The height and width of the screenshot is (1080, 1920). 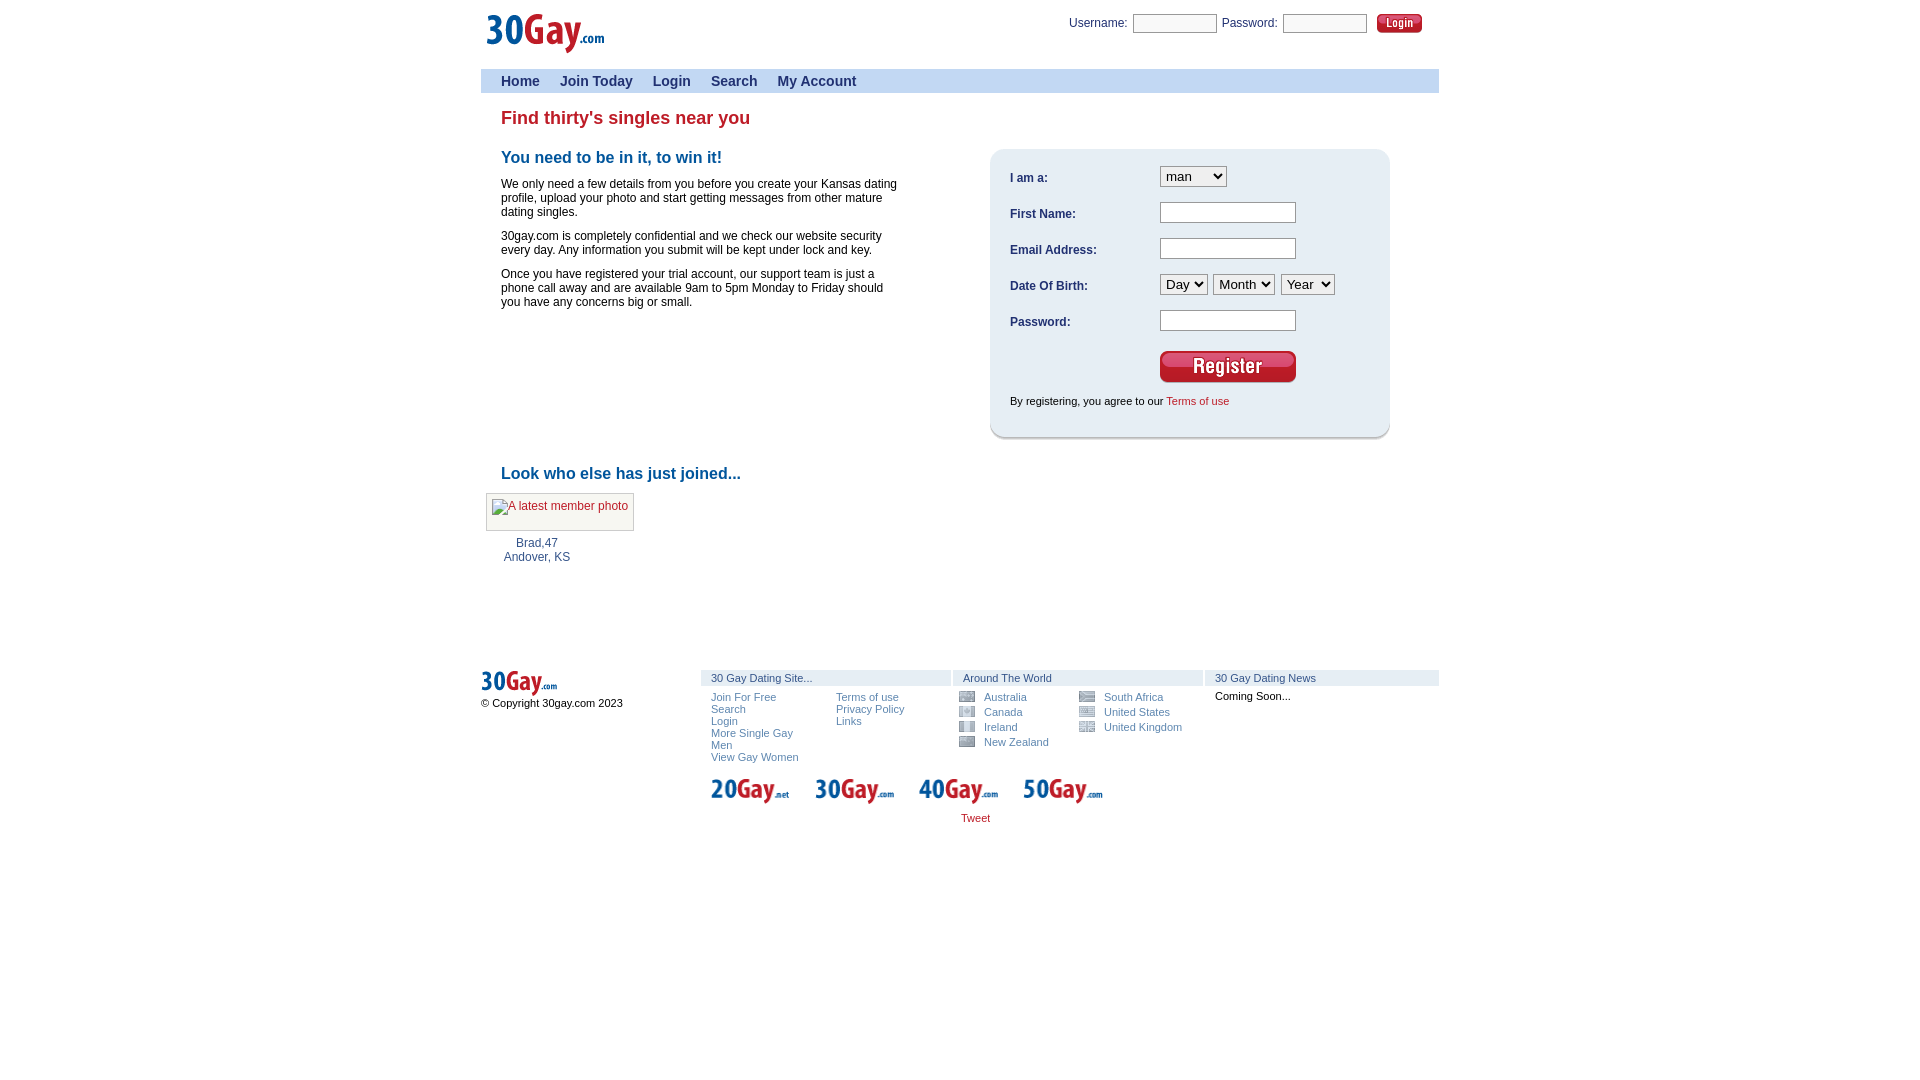 I want to click on 'United Kingdom', so click(x=1131, y=726).